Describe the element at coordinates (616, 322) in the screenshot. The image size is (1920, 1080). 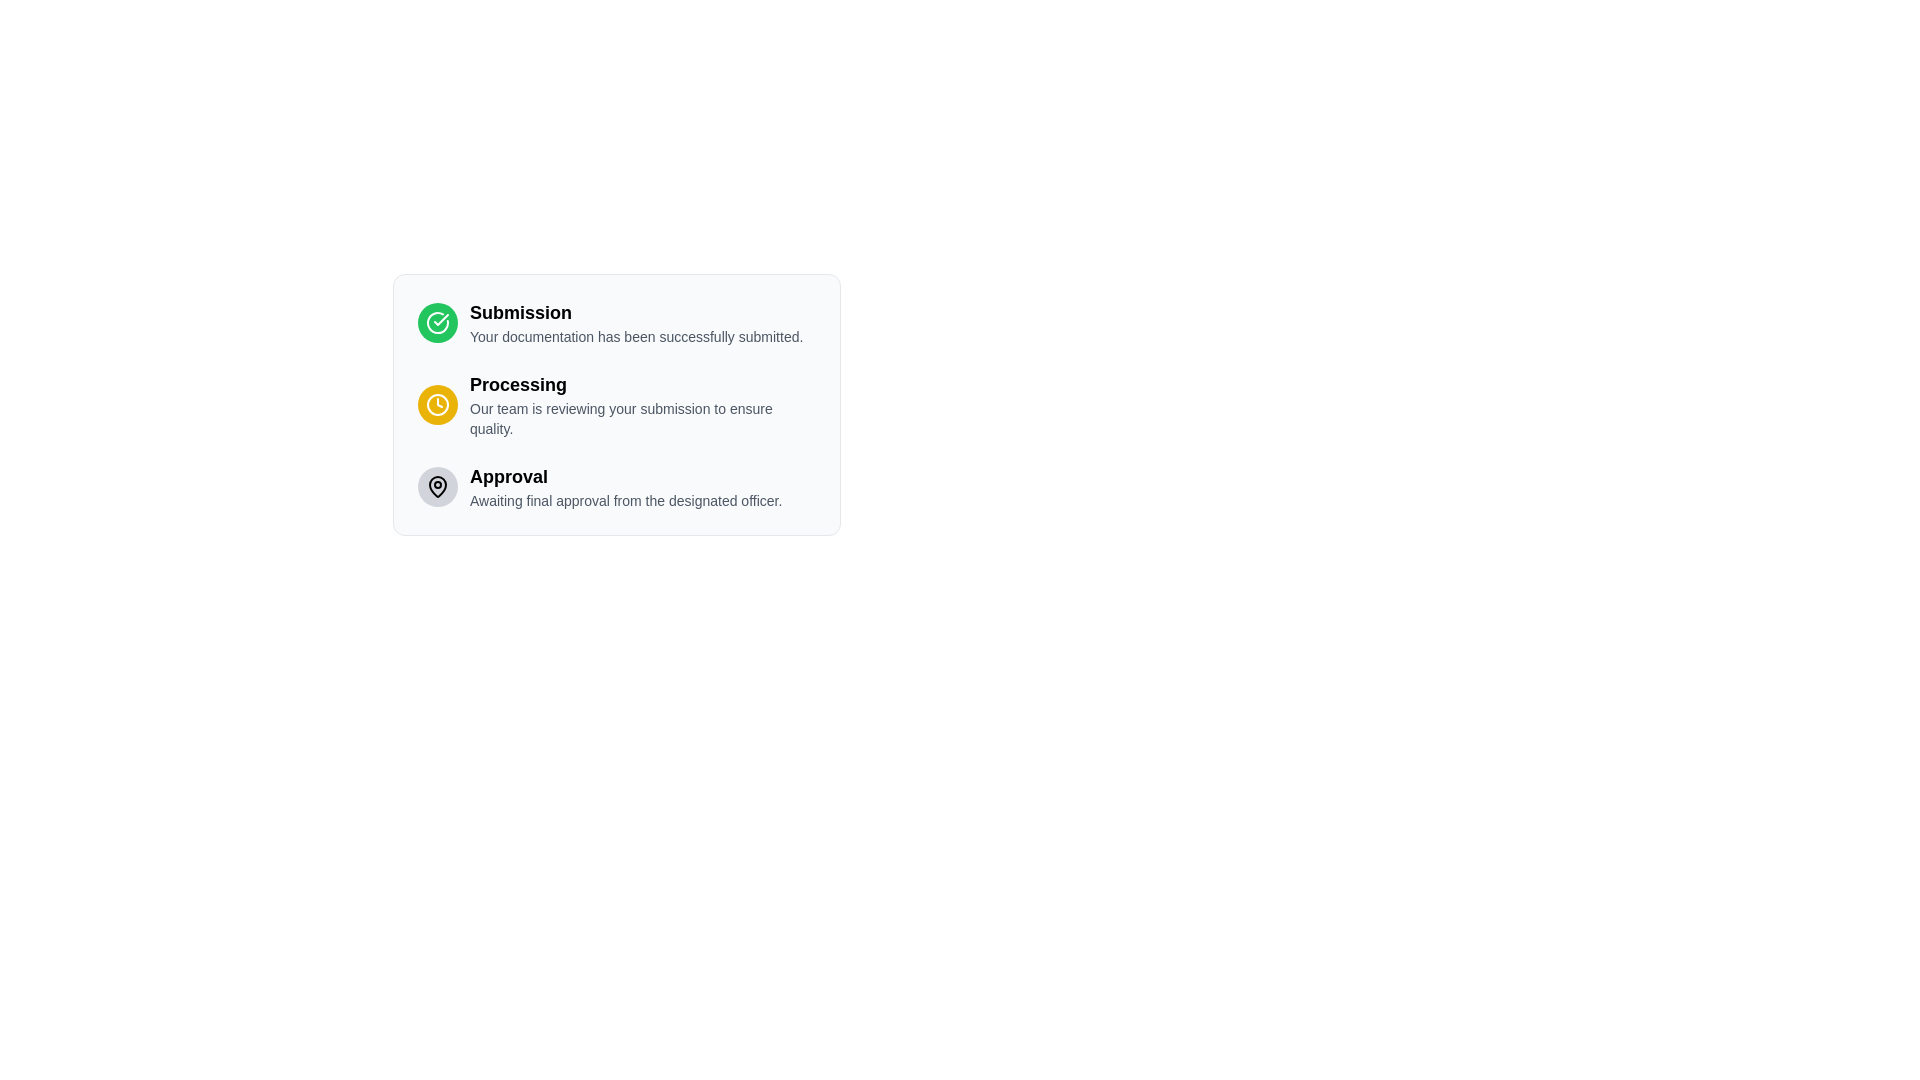
I see `success message from the confirmation Text with icon composite element located at the top of the submission status list` at that location.